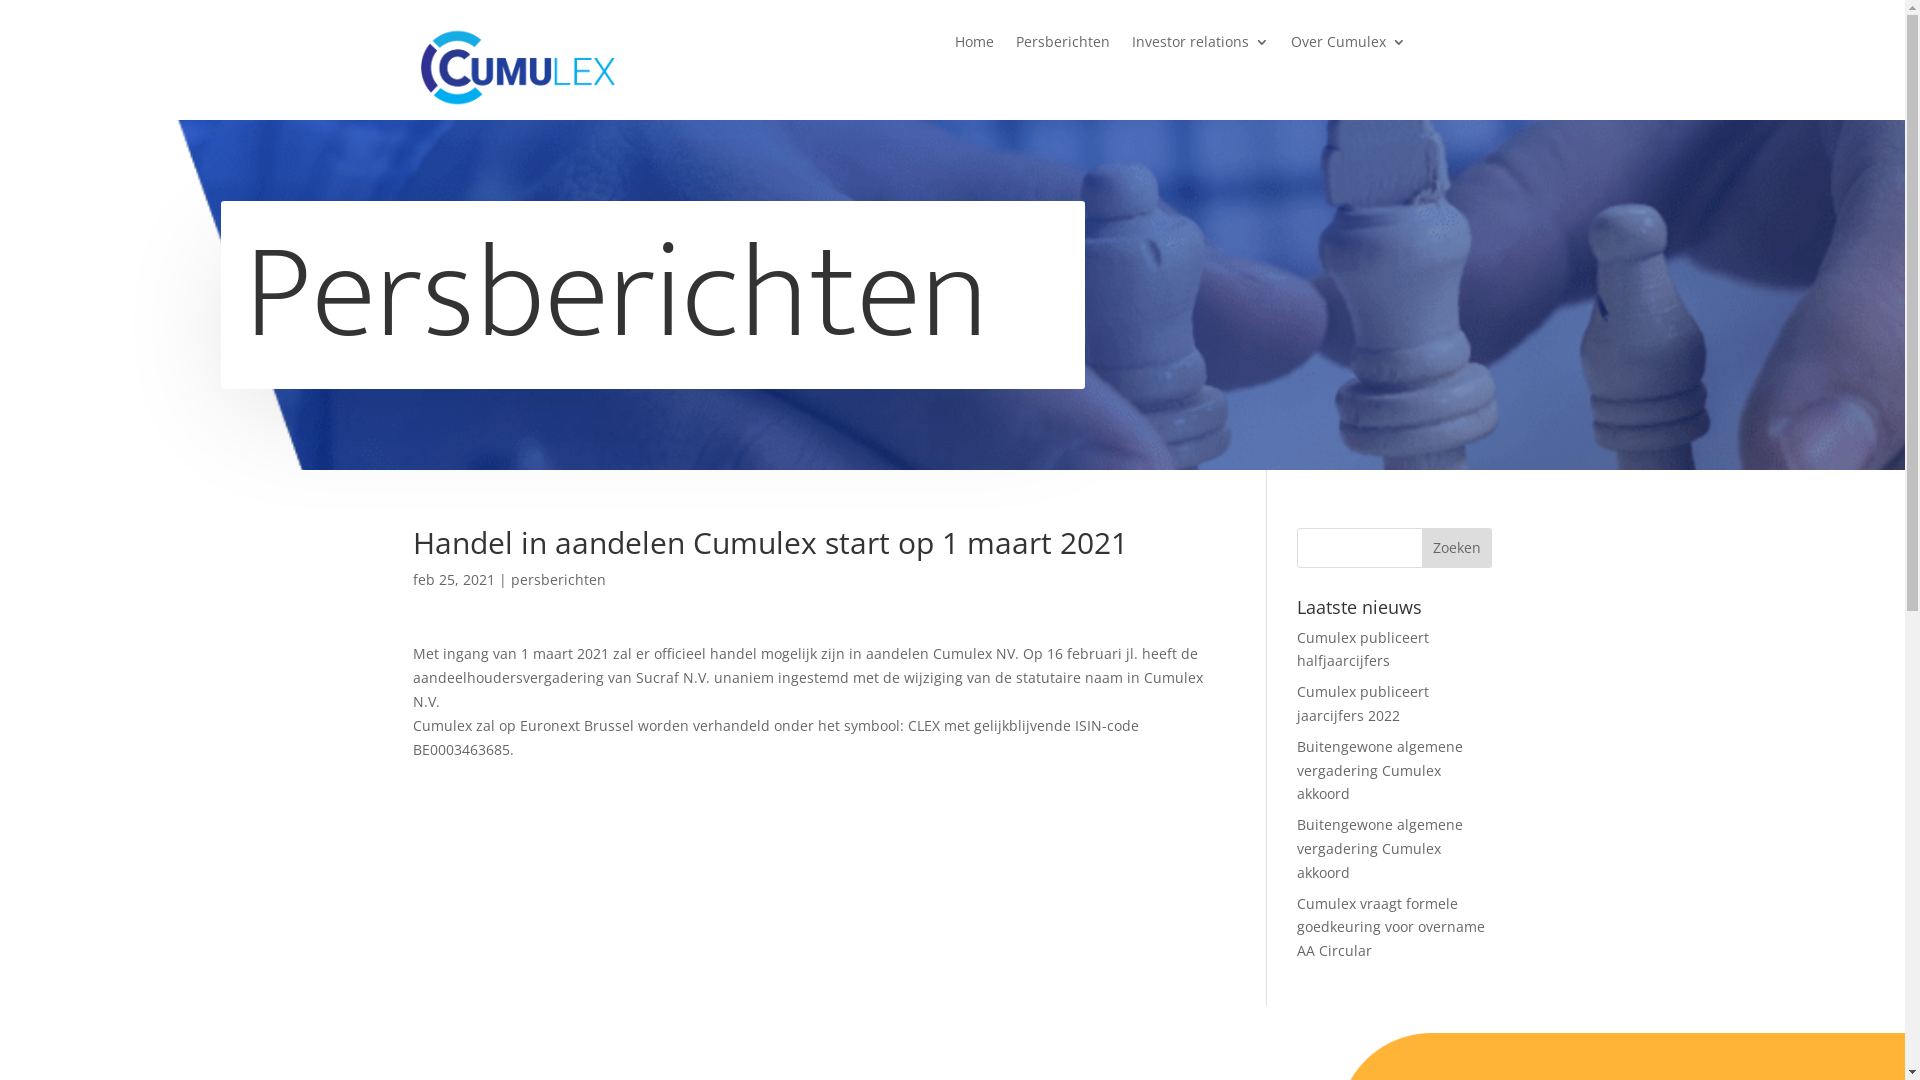 Image resolution: width=1920 pixels, height=1080 pixels. I want to click on 'Cumulex publiceert jaarcijfers 2022', so click(1362, 702).